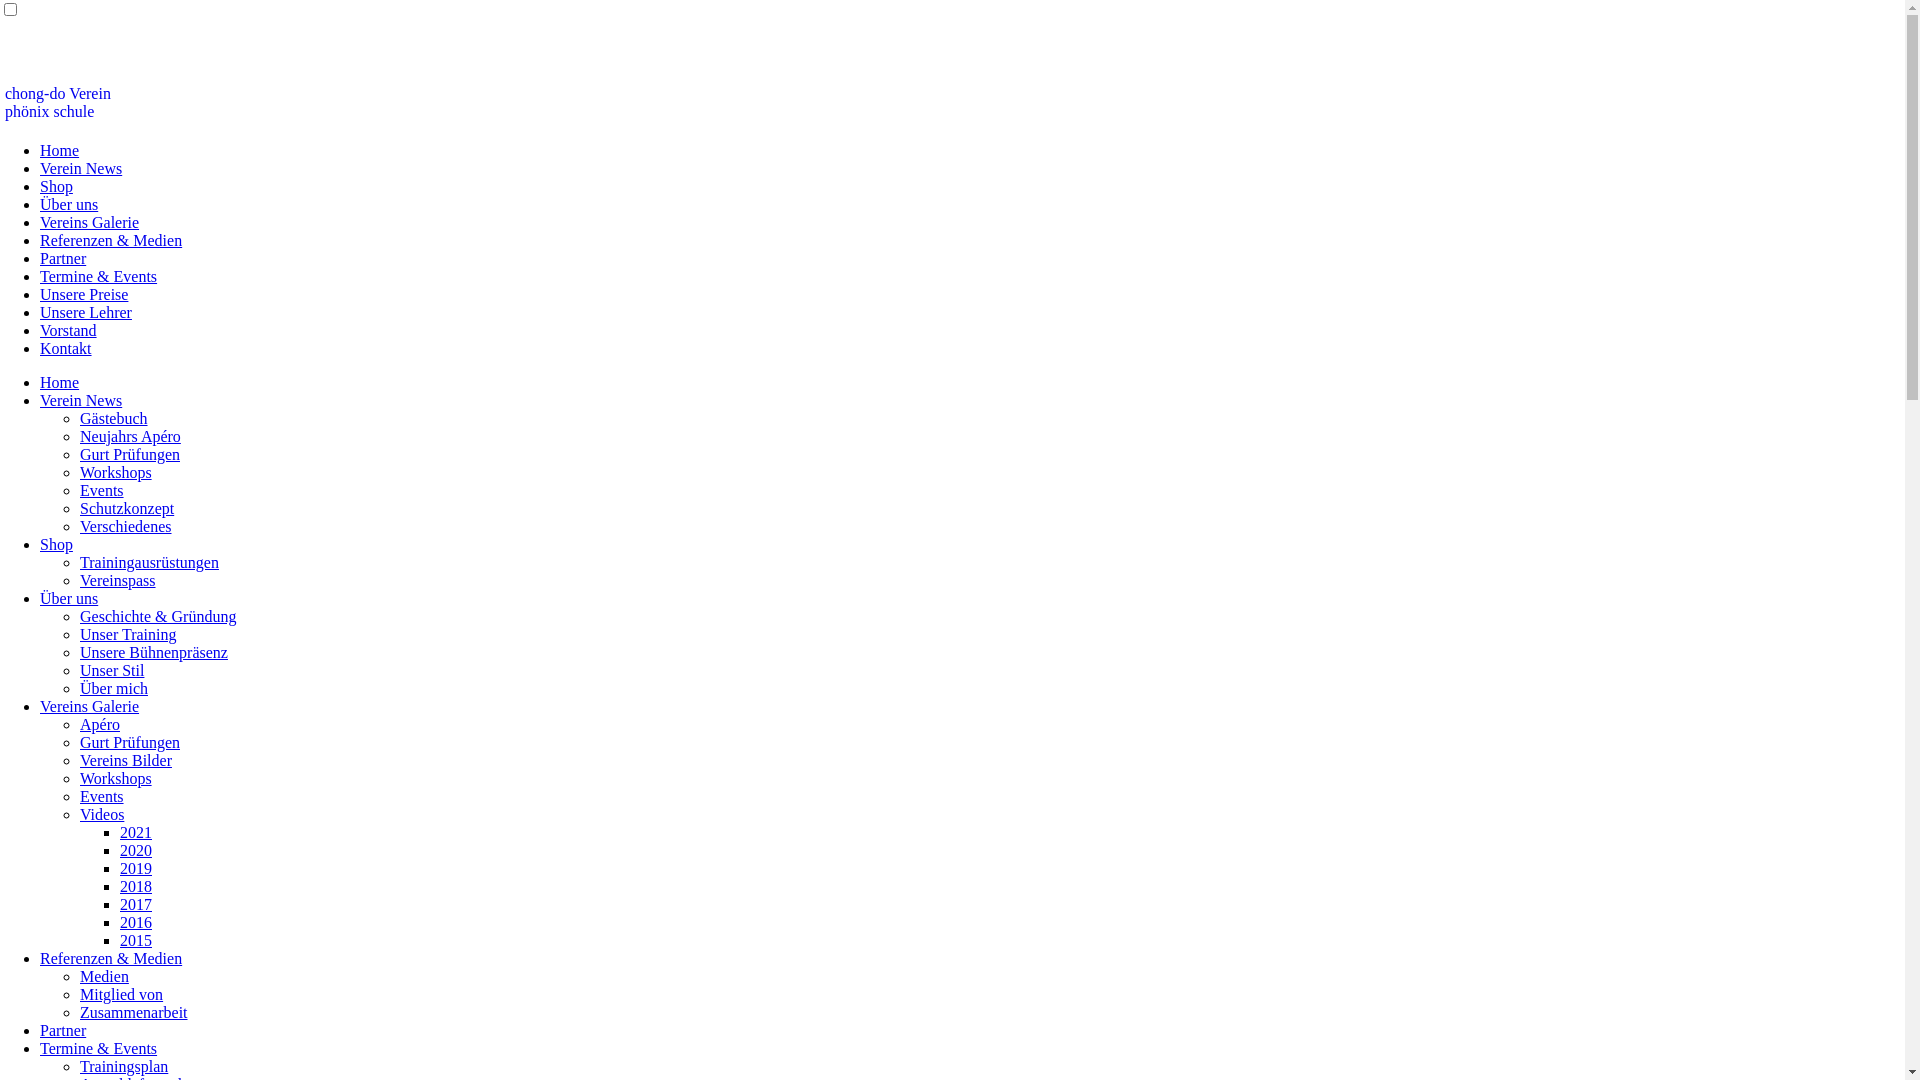  Describe the element at coordinates (114, 777) in the screenshot. I see `'Workshops'` at that location.